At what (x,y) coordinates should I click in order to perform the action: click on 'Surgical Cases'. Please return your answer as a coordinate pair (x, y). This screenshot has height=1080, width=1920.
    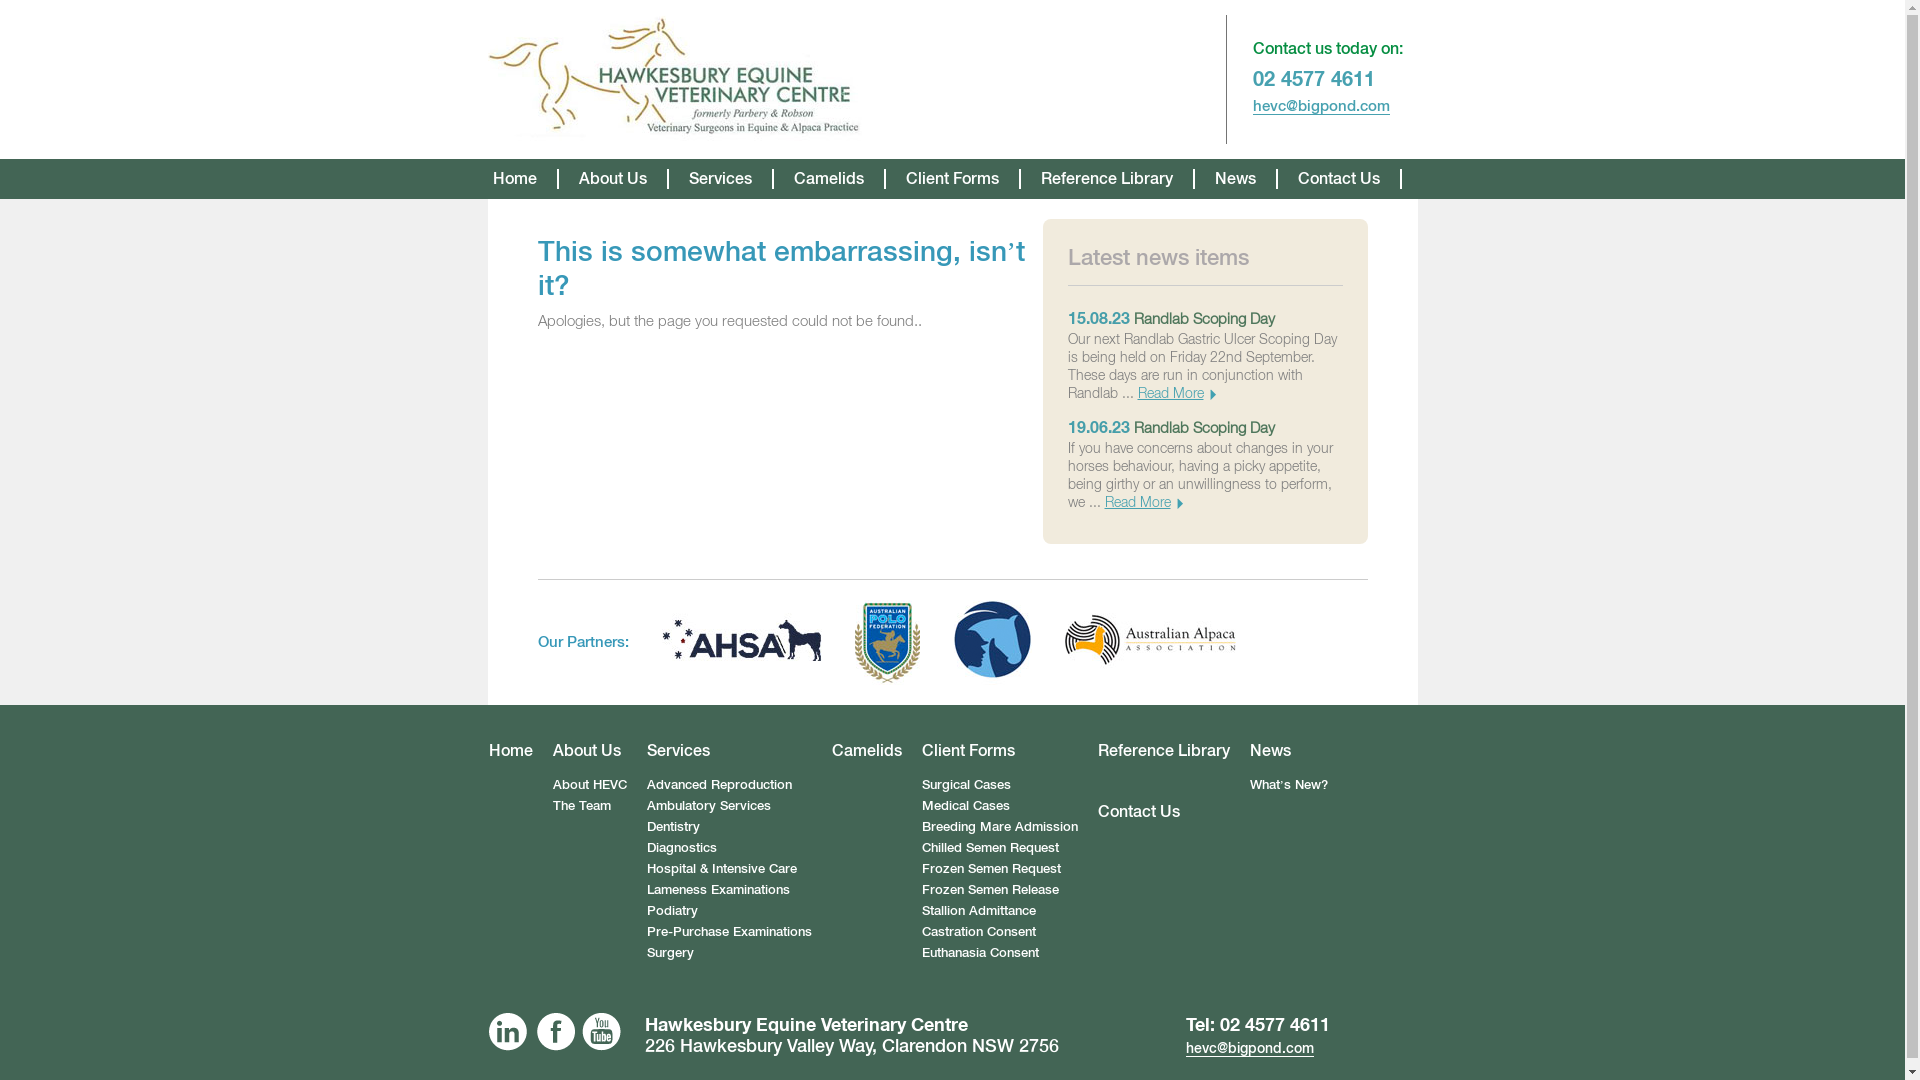
    Looking at the image, I should click on (965, 783).